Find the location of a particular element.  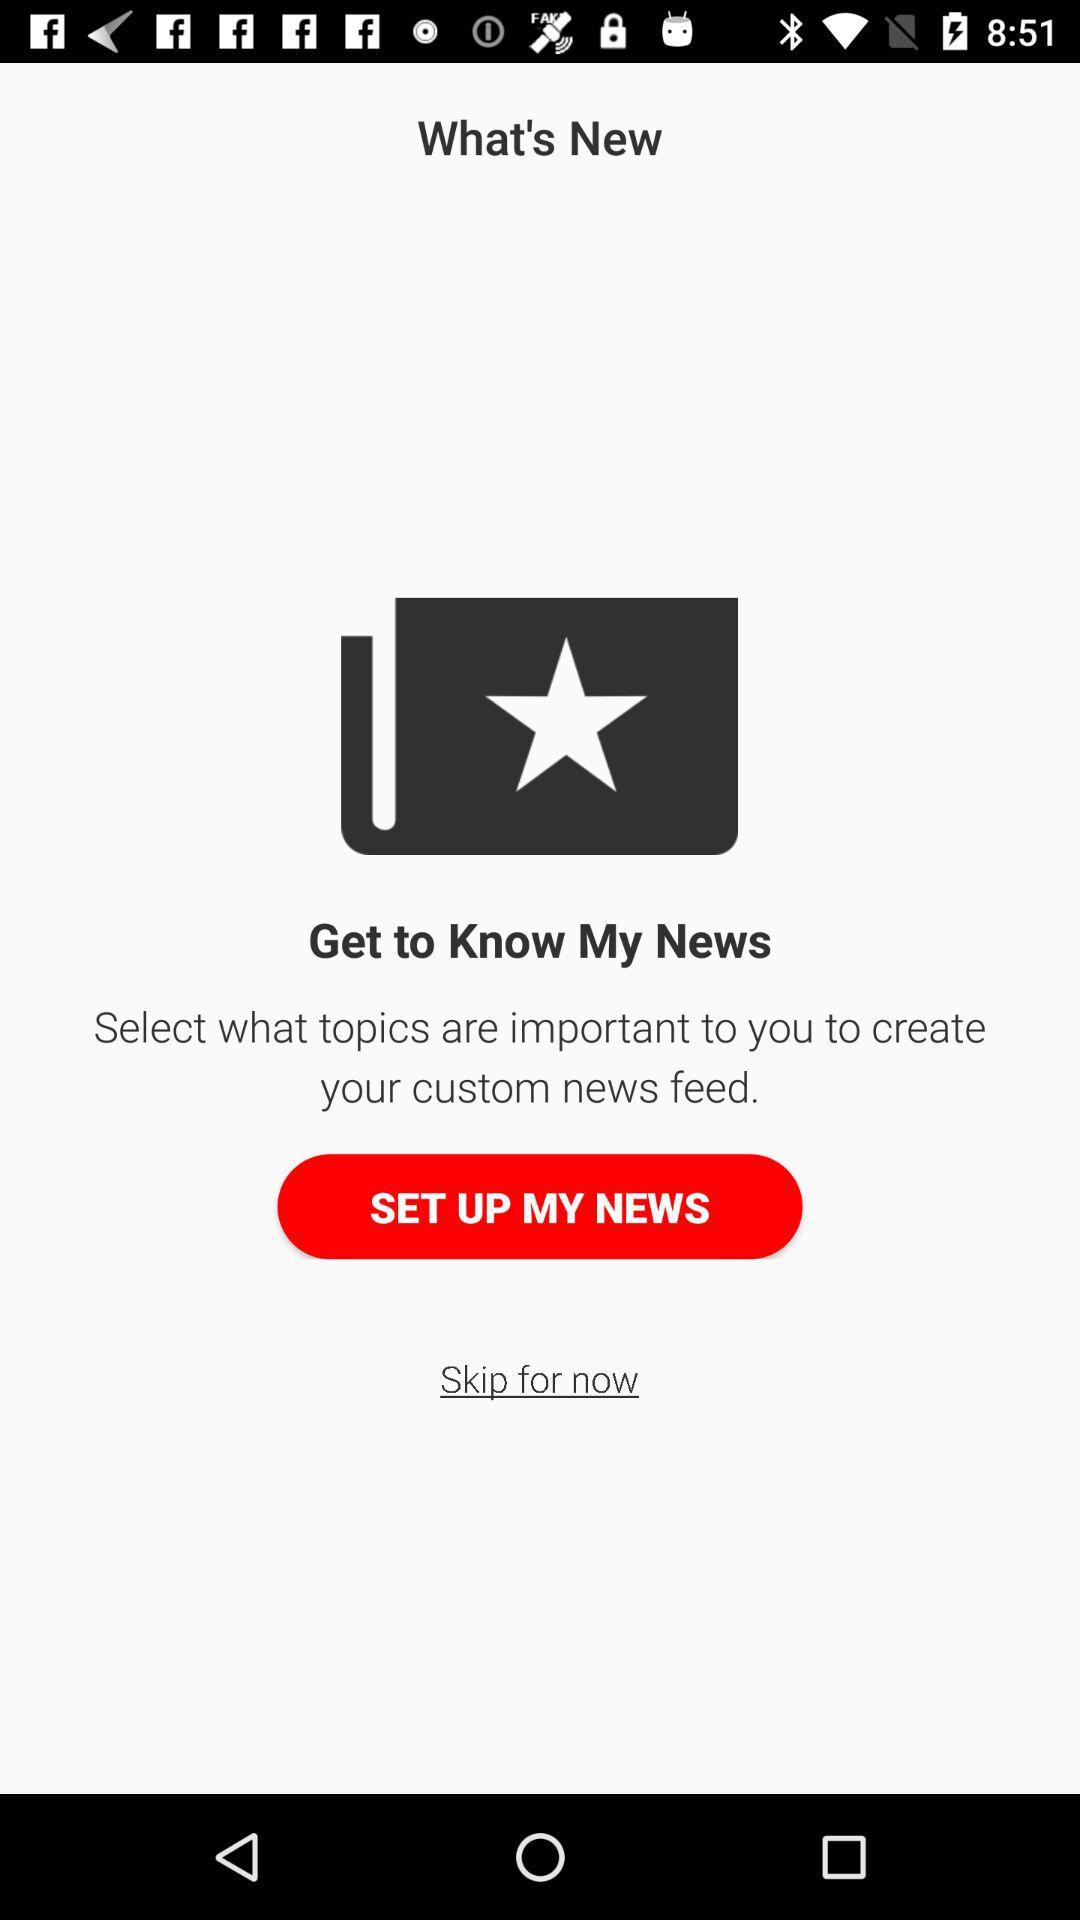

the skip for now is located at coordinates (538, 1377).